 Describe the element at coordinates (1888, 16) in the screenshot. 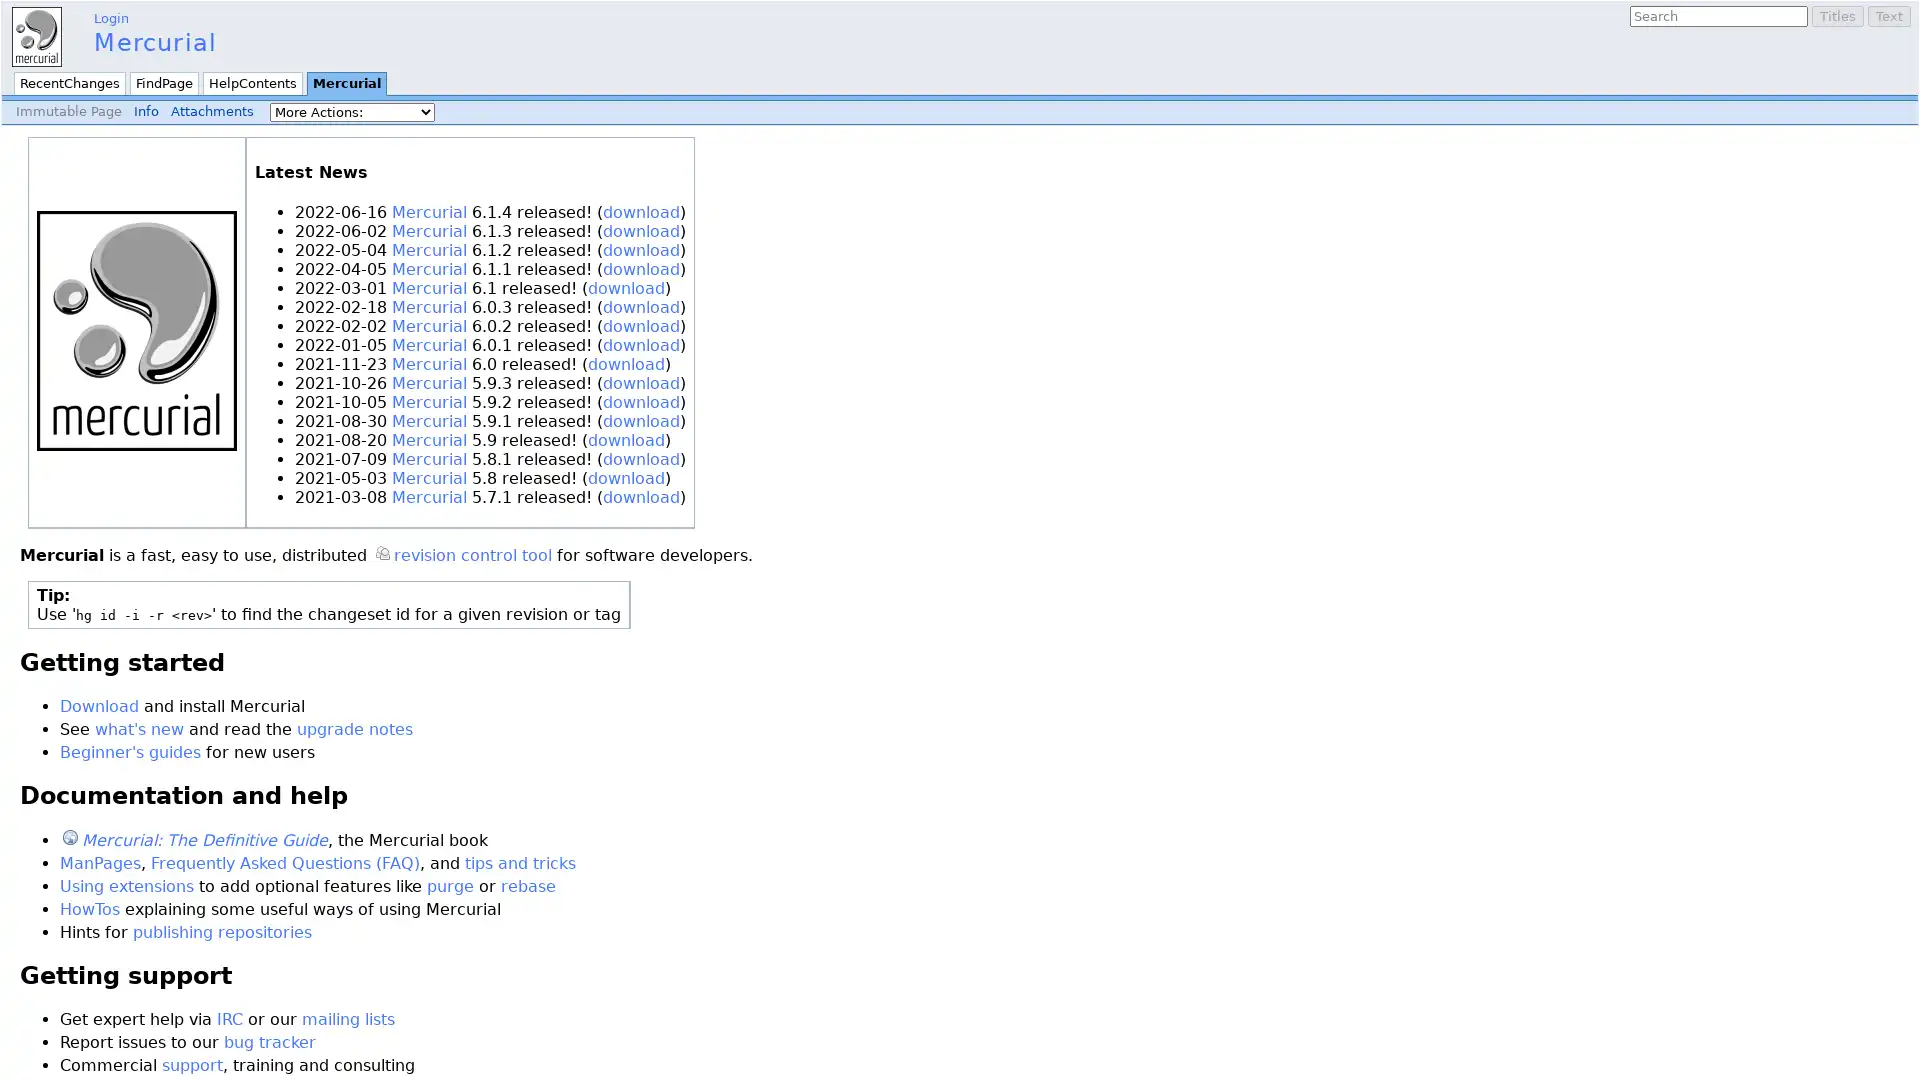

I see `Text` at that location.